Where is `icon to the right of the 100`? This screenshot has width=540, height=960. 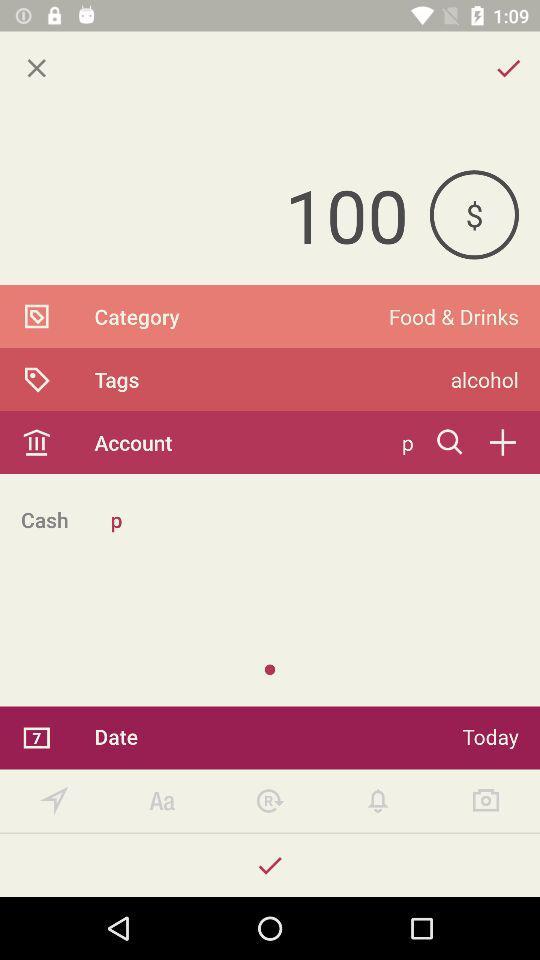 icon to the right of the 100 is located at coordinates (473, 214).